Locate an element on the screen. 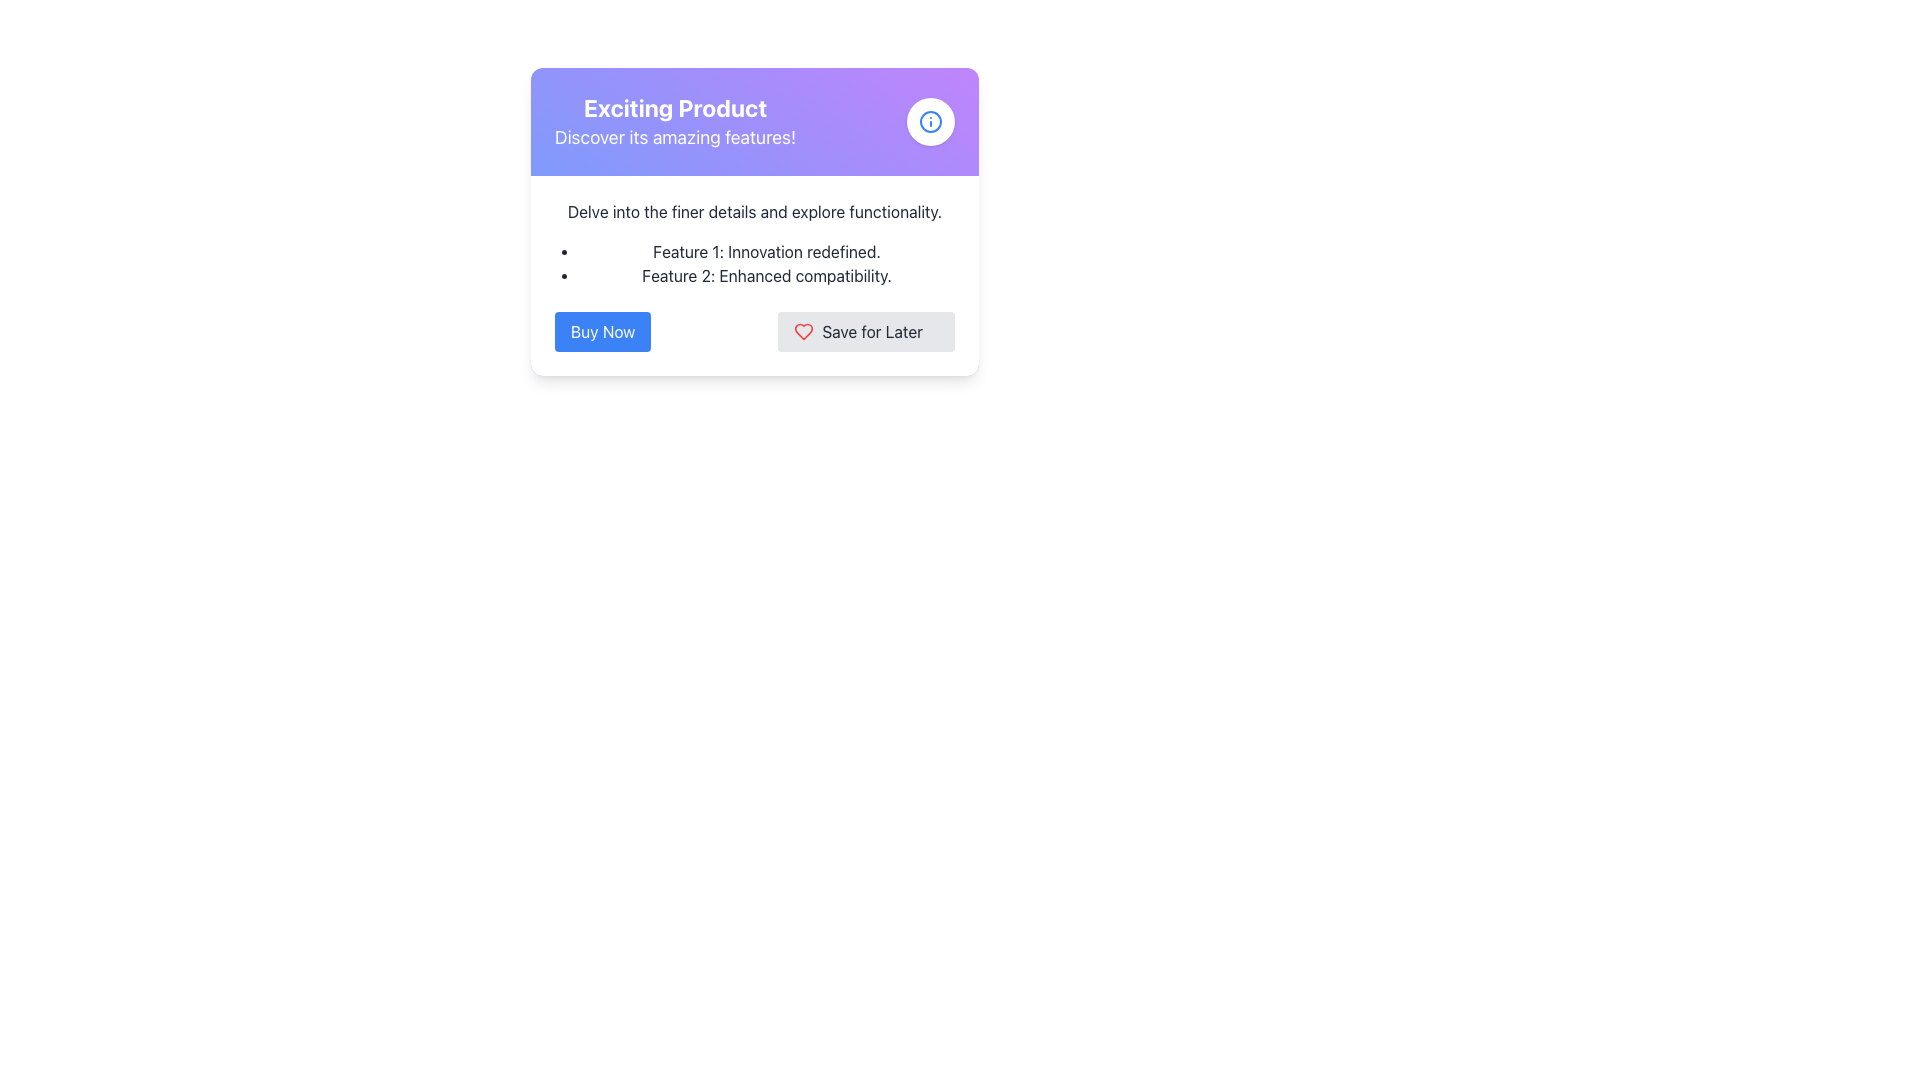 Image resolution: width=1920 pixels, height=1080 pixels. the 'Save for Later' icon located to the left of the 'Save for Later' button in the lower right corner of the interface card is located at coordinates (804, 330).